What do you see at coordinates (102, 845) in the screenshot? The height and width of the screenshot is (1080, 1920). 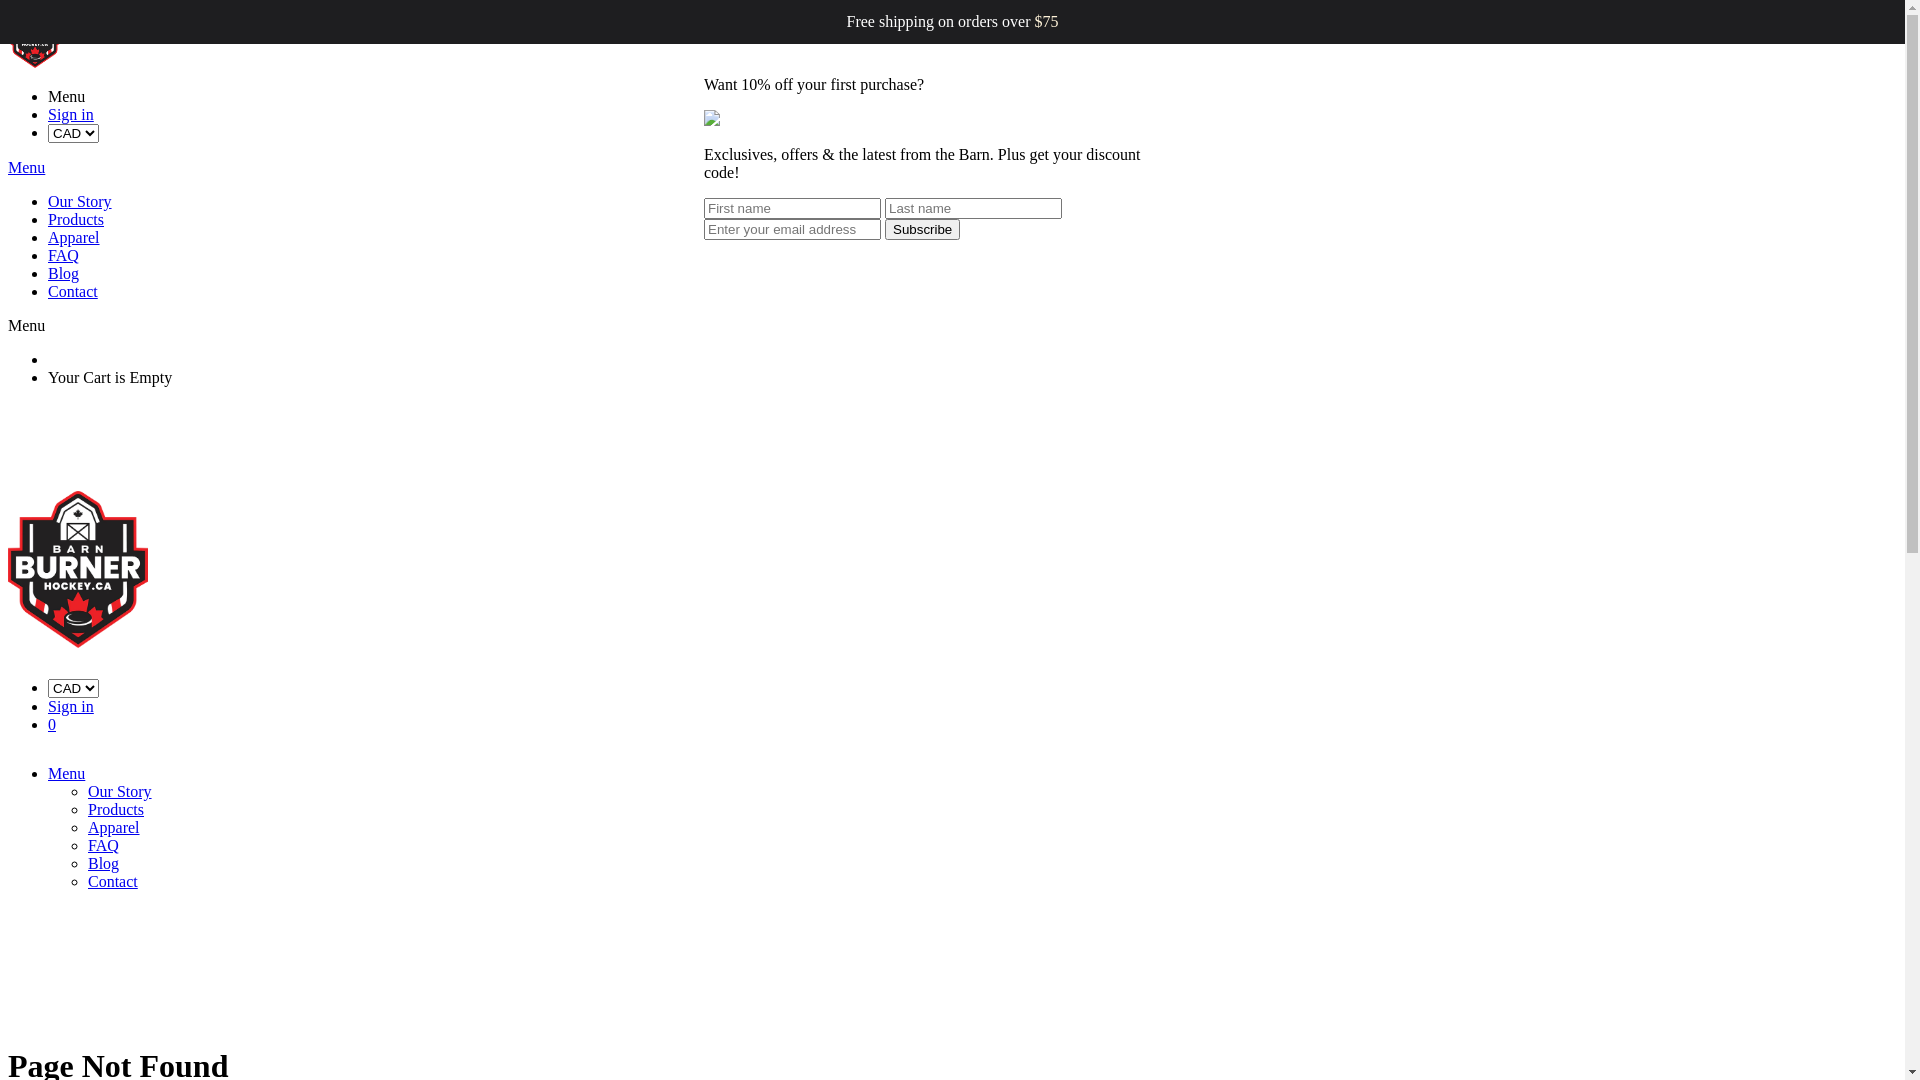 I see `'FAQ'` at bounding box center [102, 845].